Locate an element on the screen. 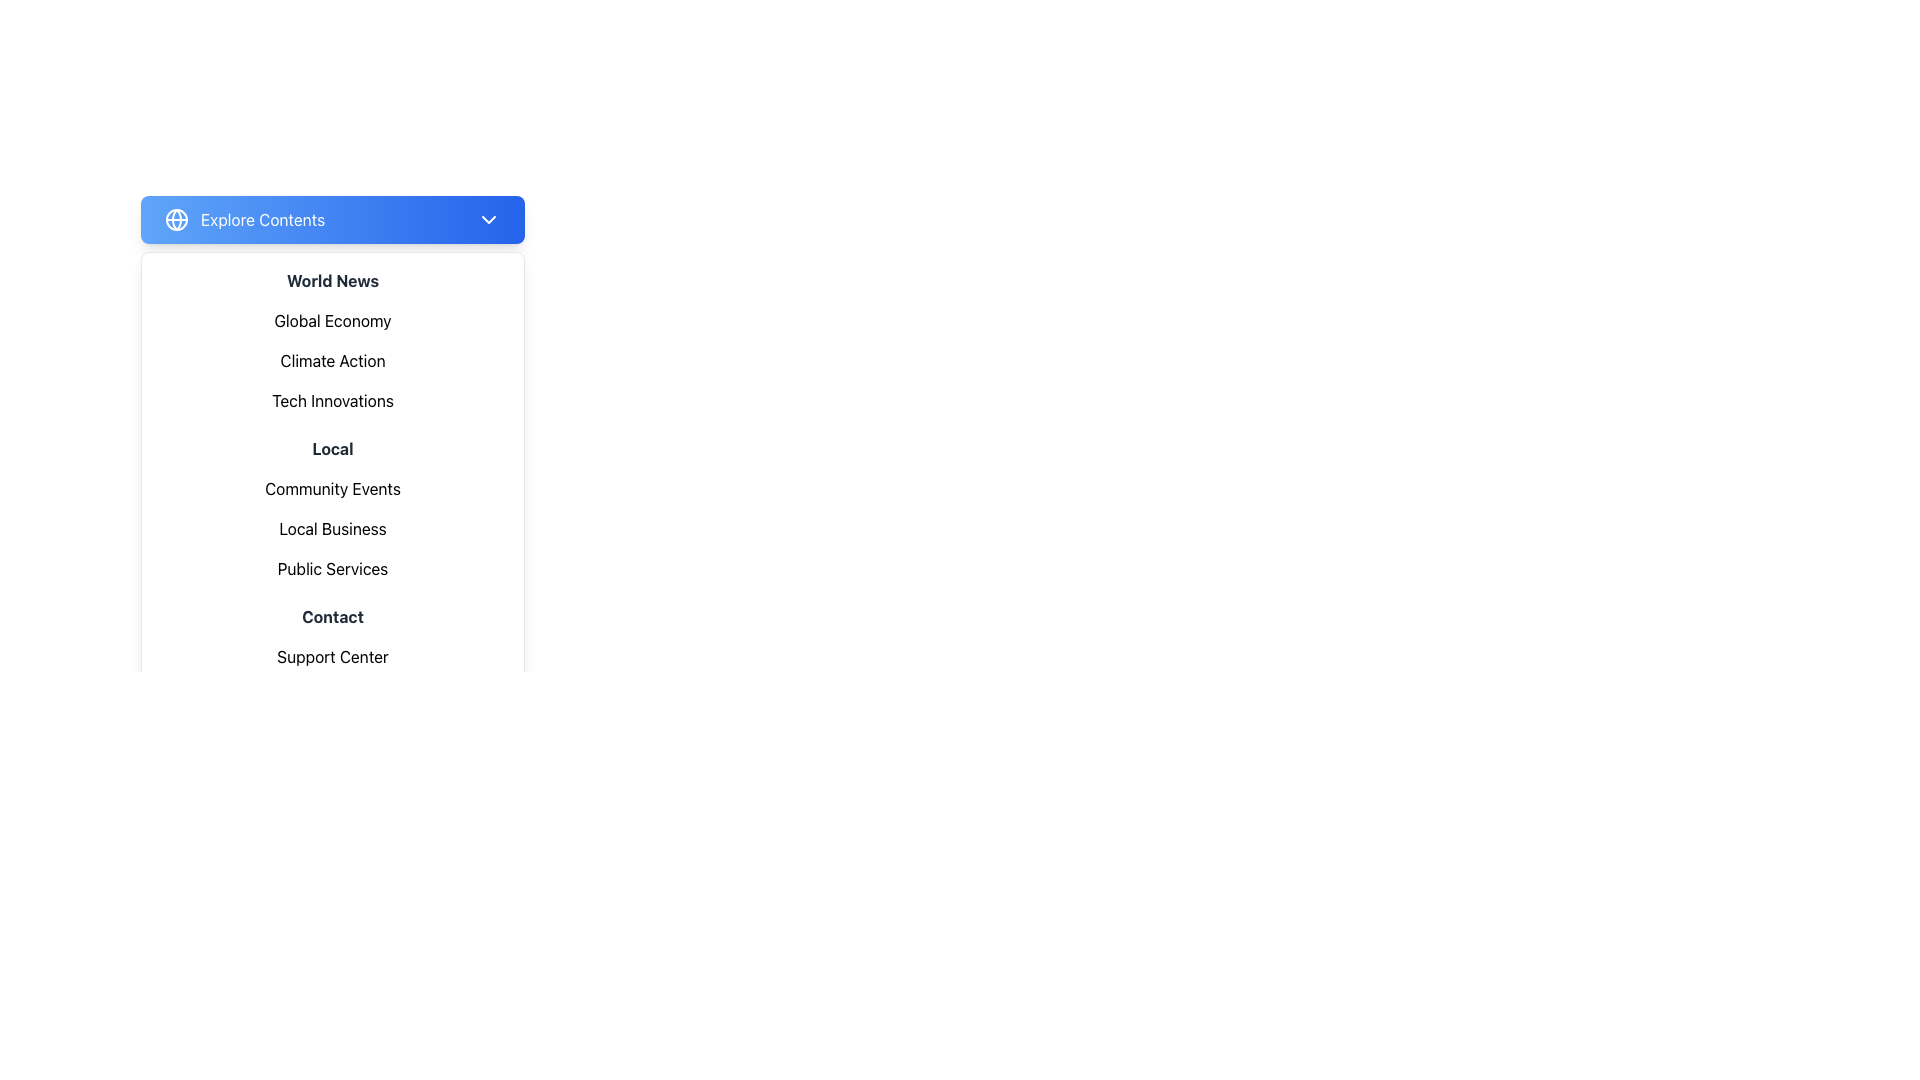  the 'Tech Innovations' Text Button located at the bottom of the 'World News' section is located at coordinates (332, 401).